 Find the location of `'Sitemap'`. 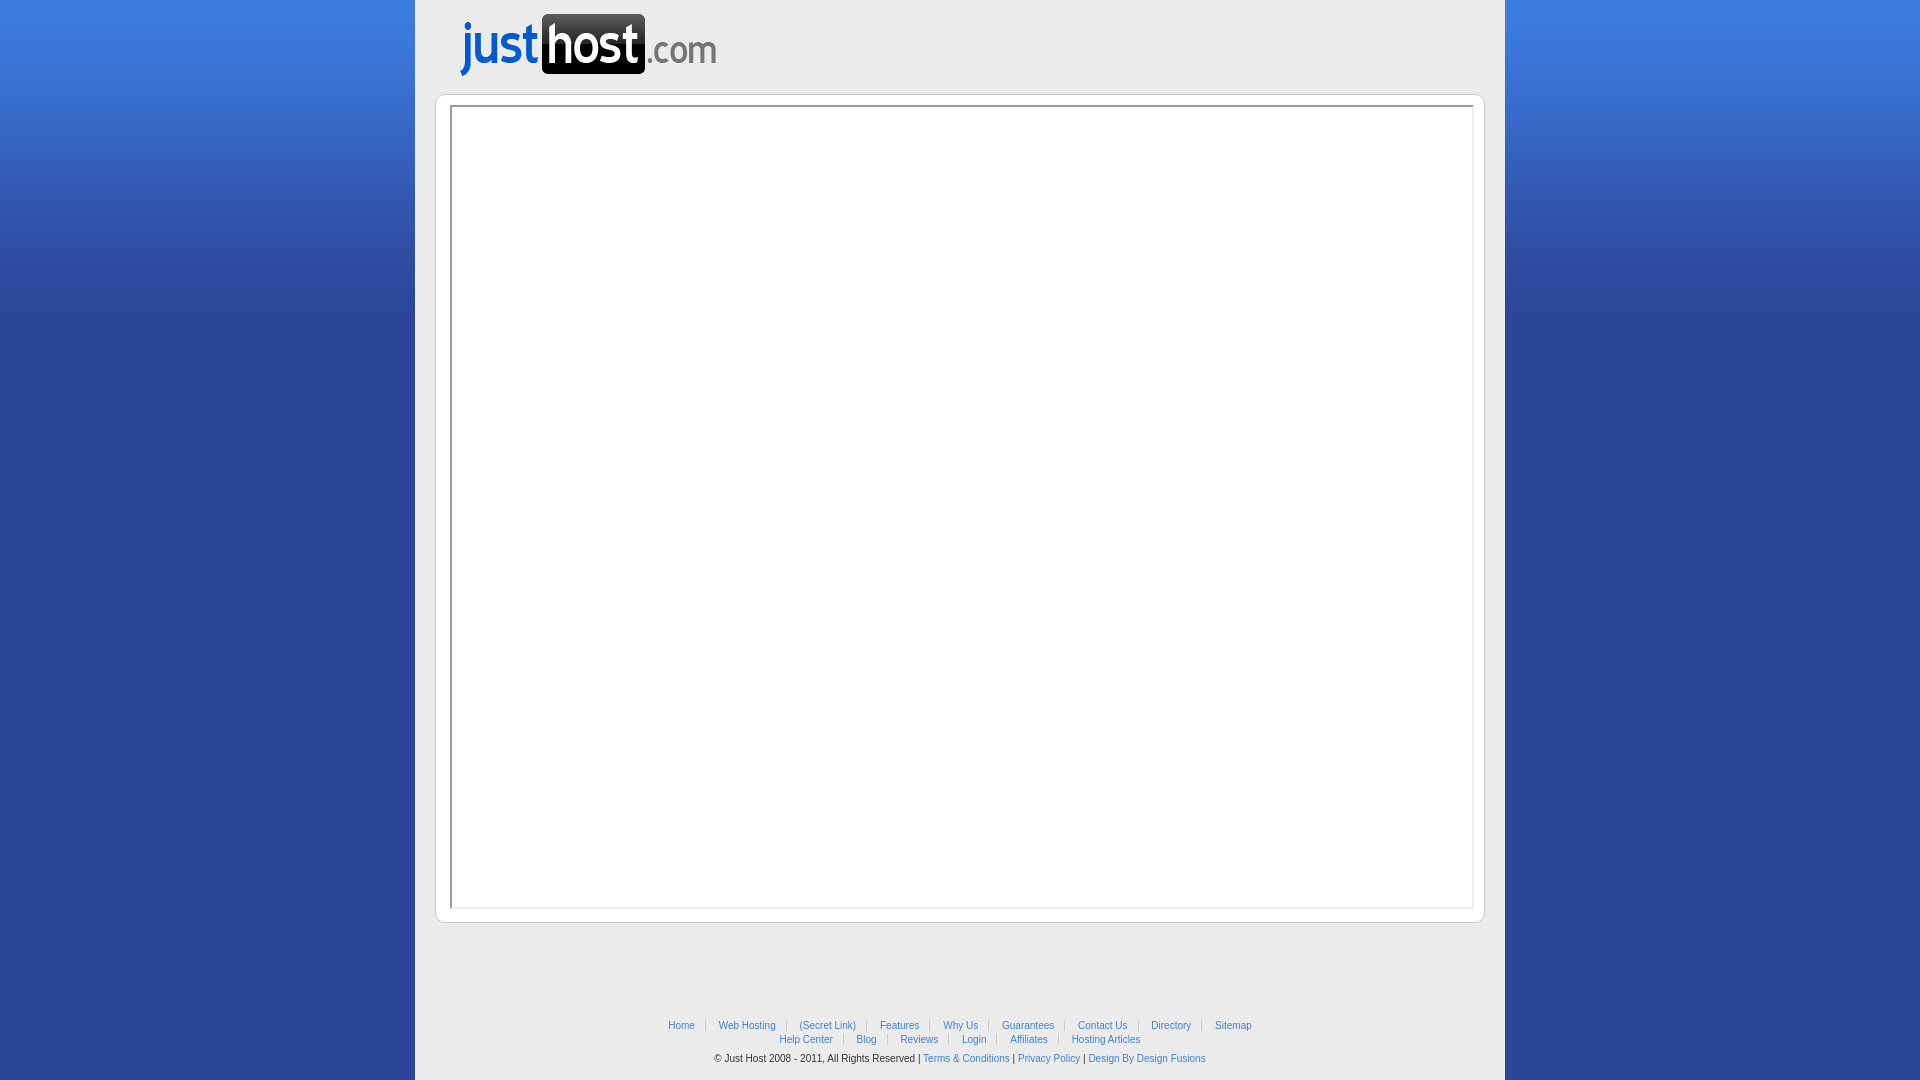

'Sitemap' is located at coordinates (1232, 1025).